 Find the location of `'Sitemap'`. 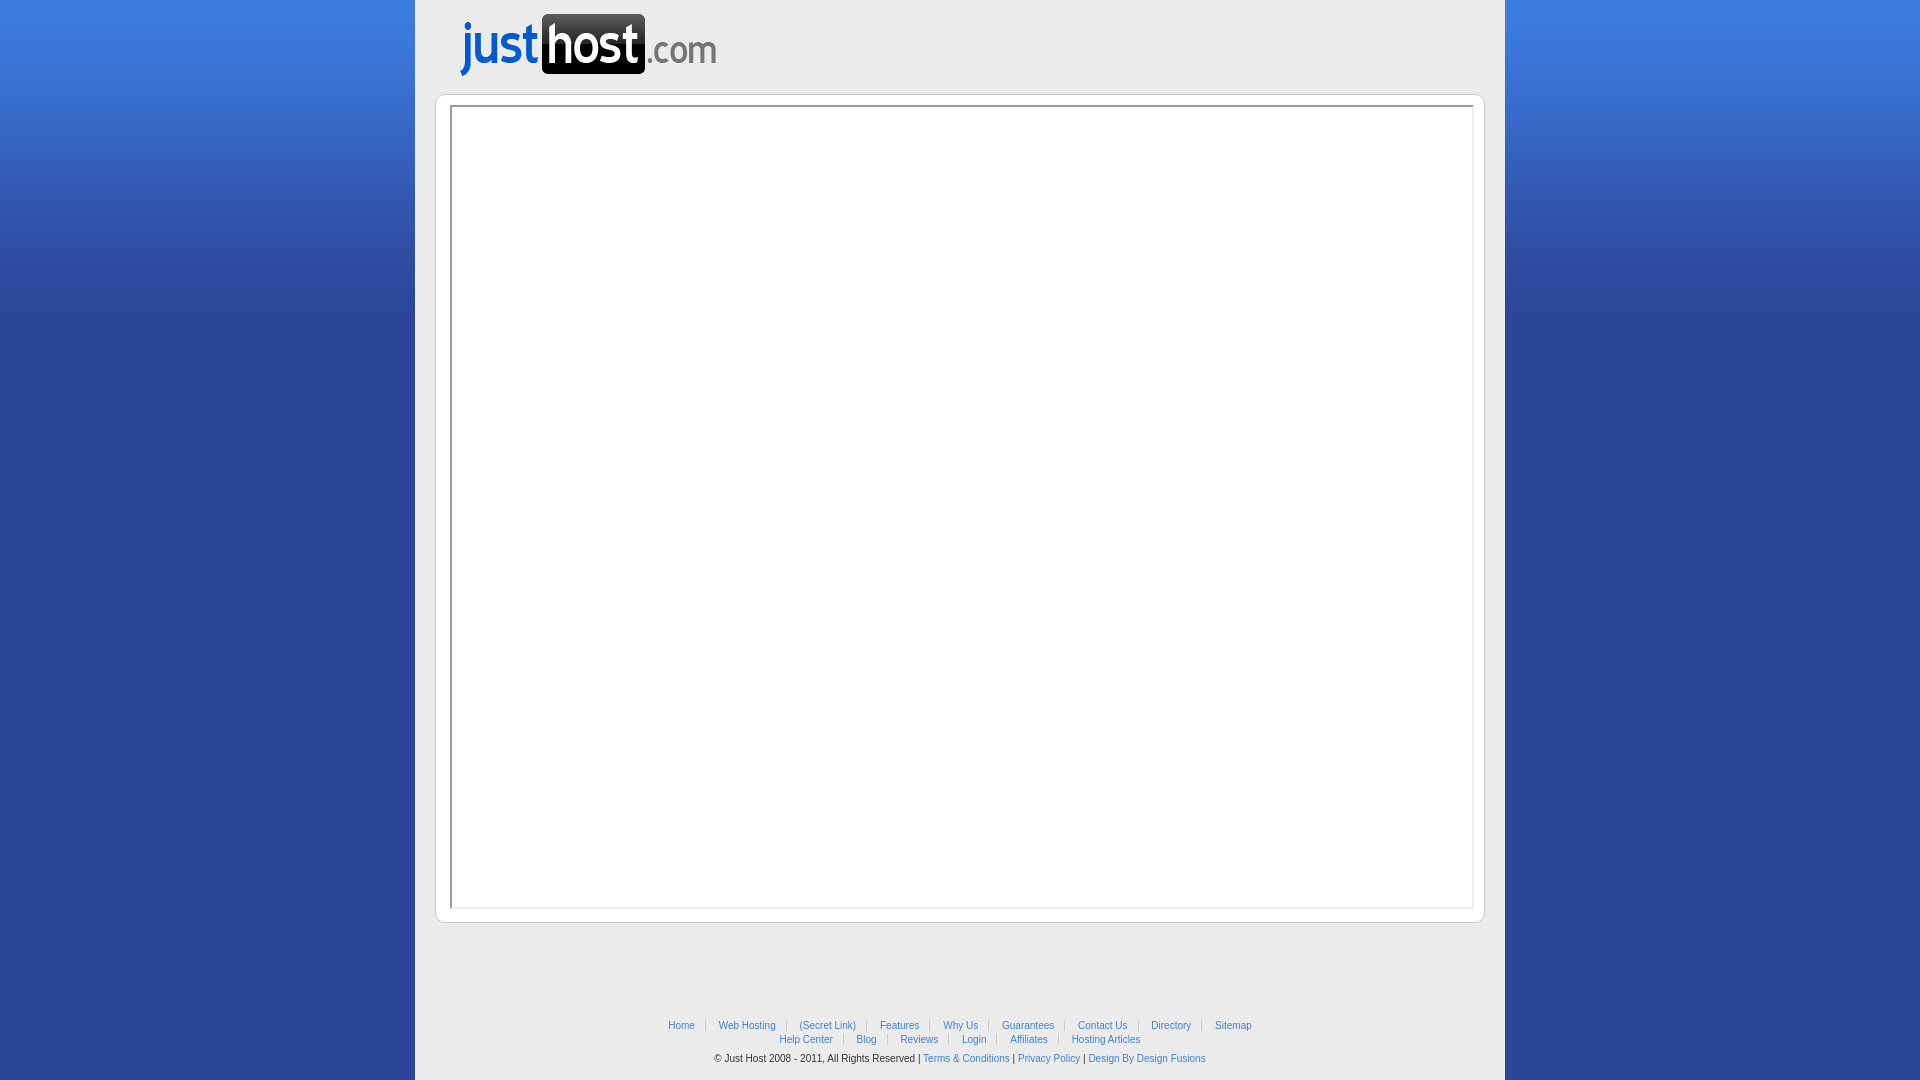

'Sitemap' is located at coordinates (1232, 1025).